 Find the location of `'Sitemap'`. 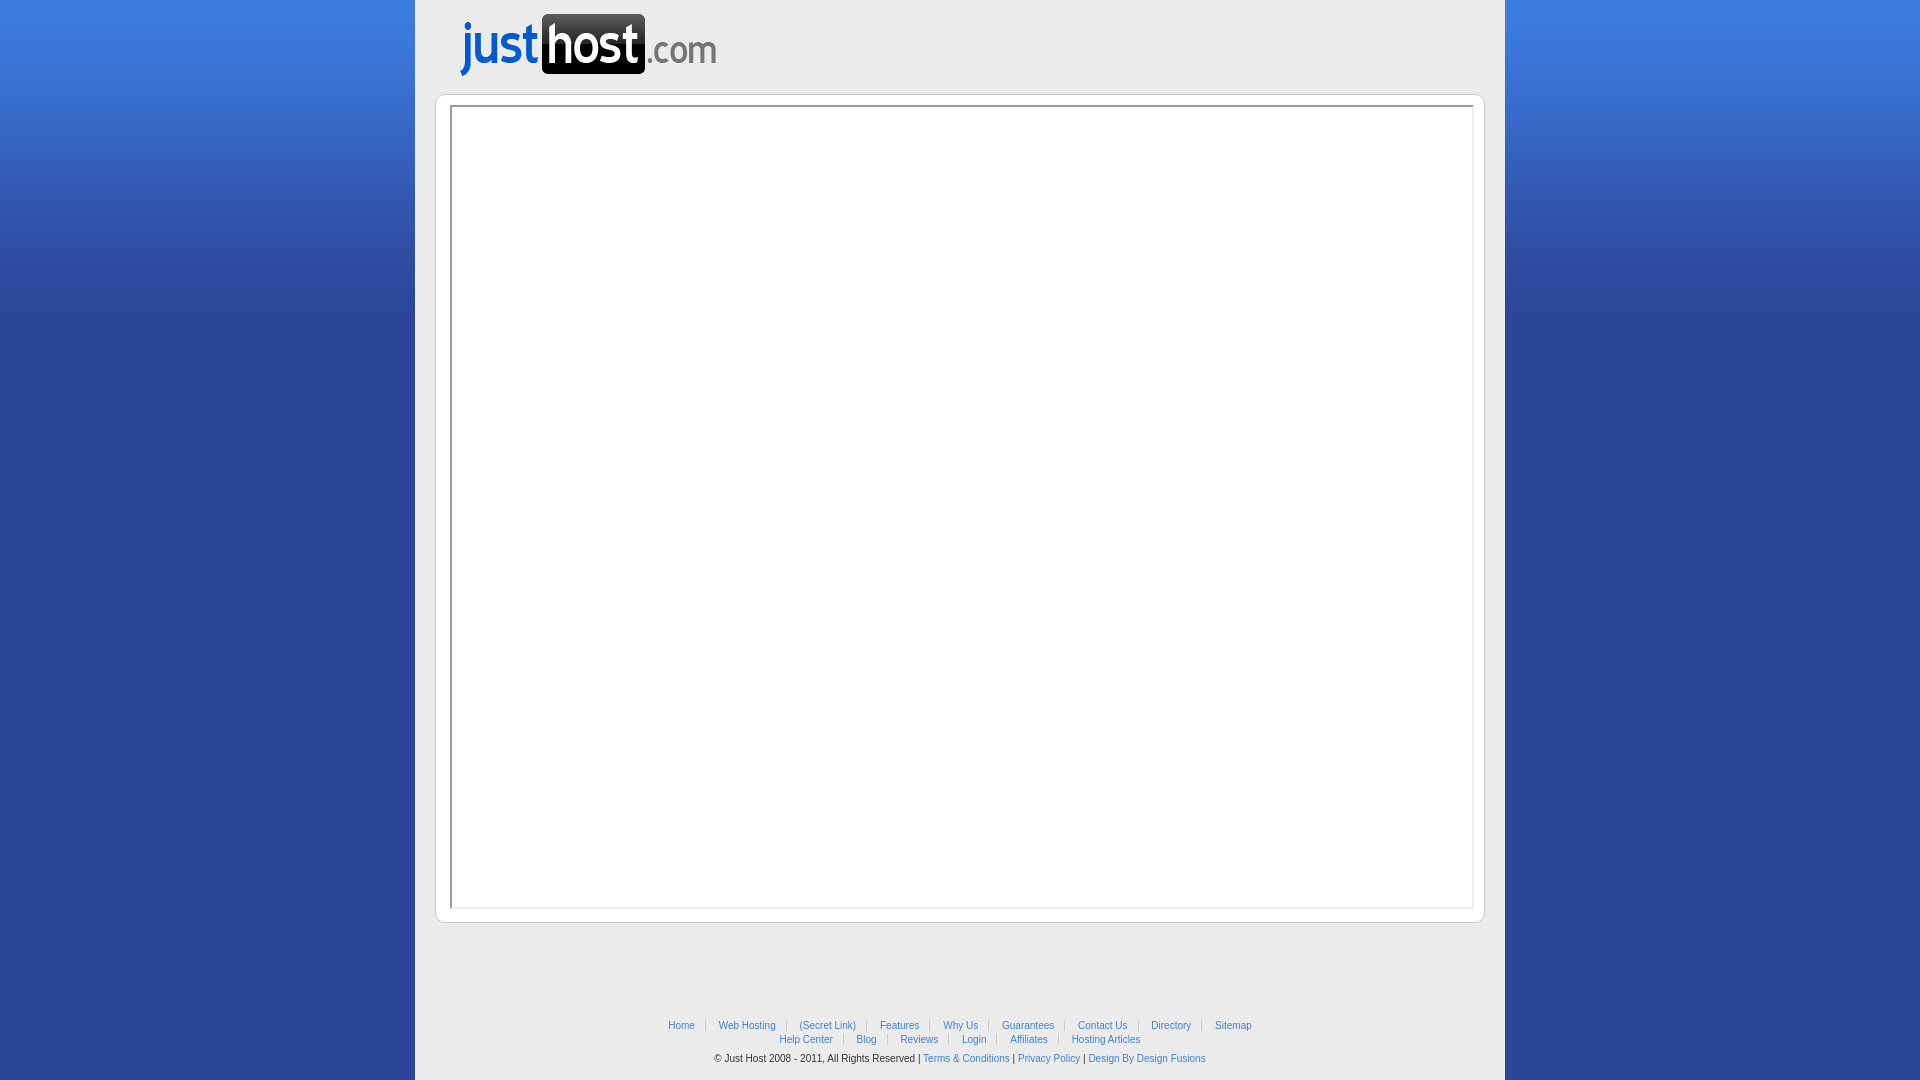

'Sitemap' is located at coordinates (1232, 1025).